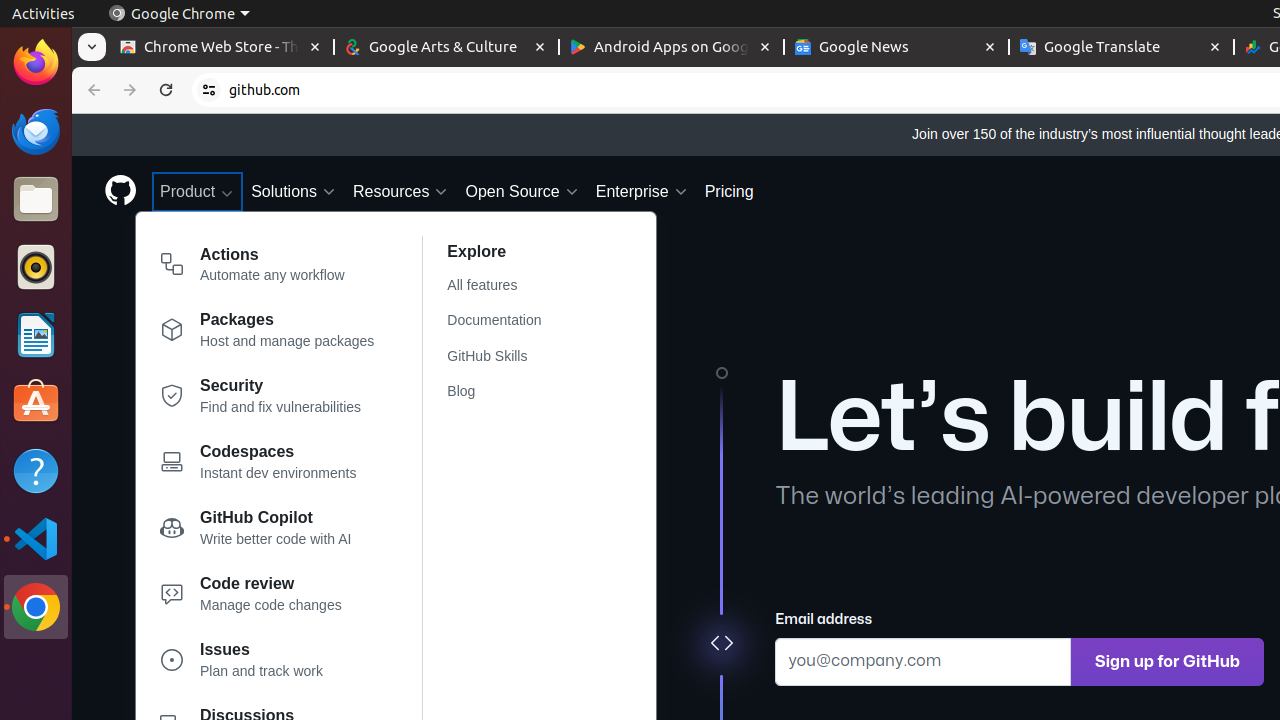 The height and width of the screenshot is (720, 1280). Describe the element at coordinates (506, 391) in the screenshot. I see `'Blog'` at that location.